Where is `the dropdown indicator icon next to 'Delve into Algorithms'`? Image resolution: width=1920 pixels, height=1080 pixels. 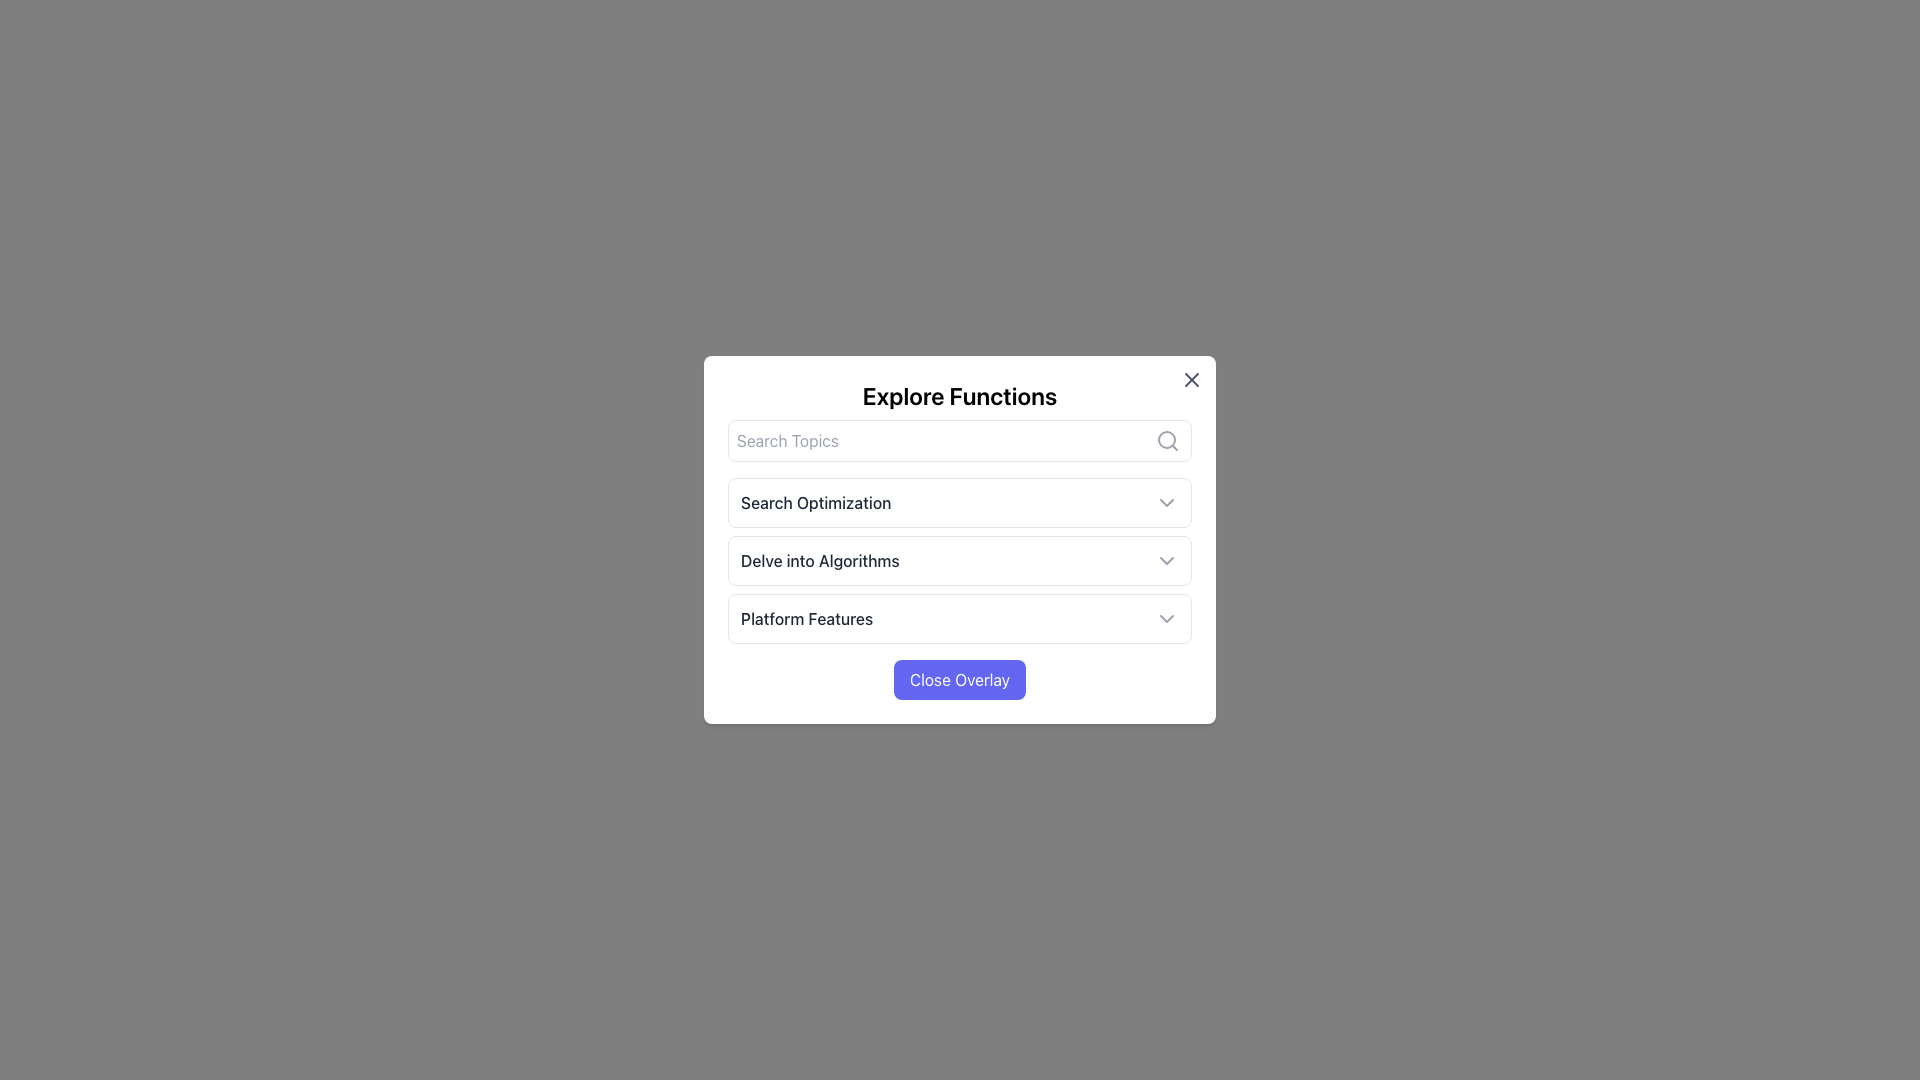 the dropdown indicator icon next to 'Delve into Algorithms' is located at coordinates (1166, 560).